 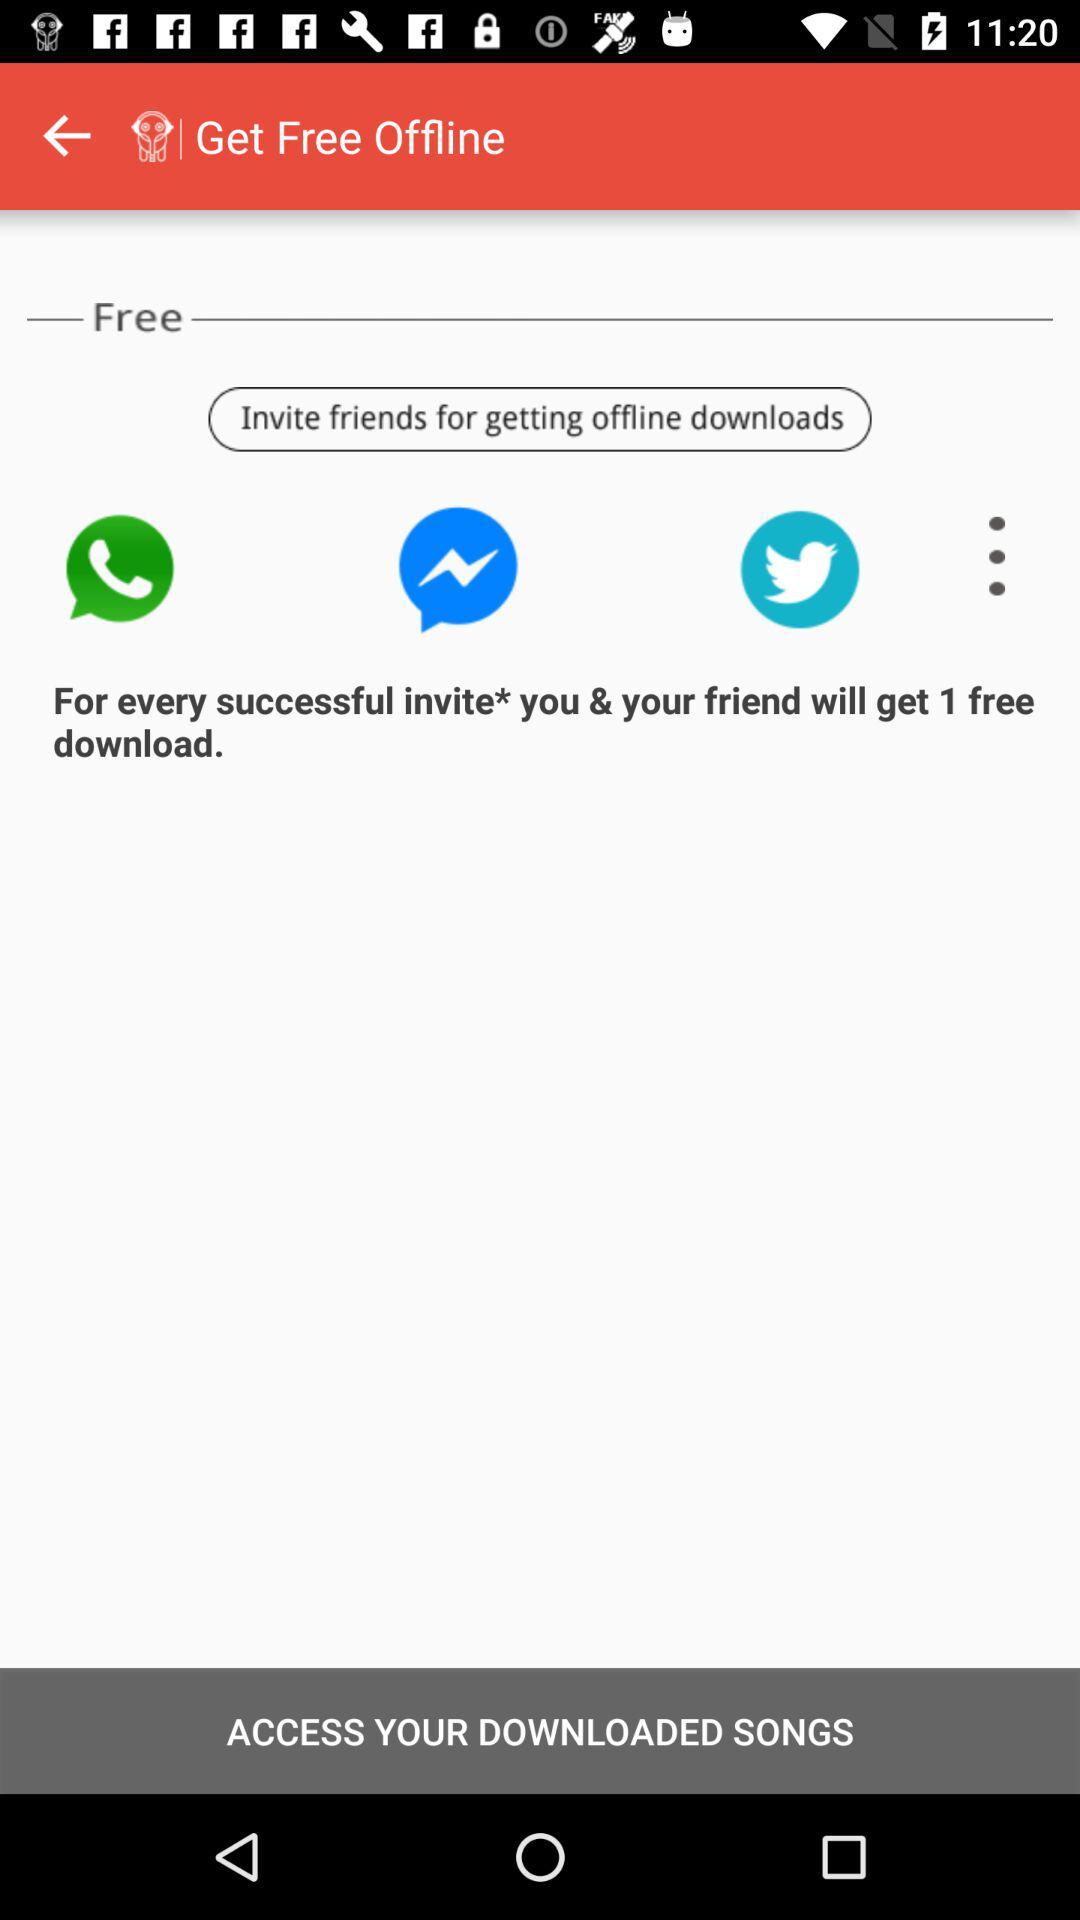 What do you see at coordinates (799, 568) in the screenshot?
I see `item above the for every successful item` at bounding box center [799, 568].